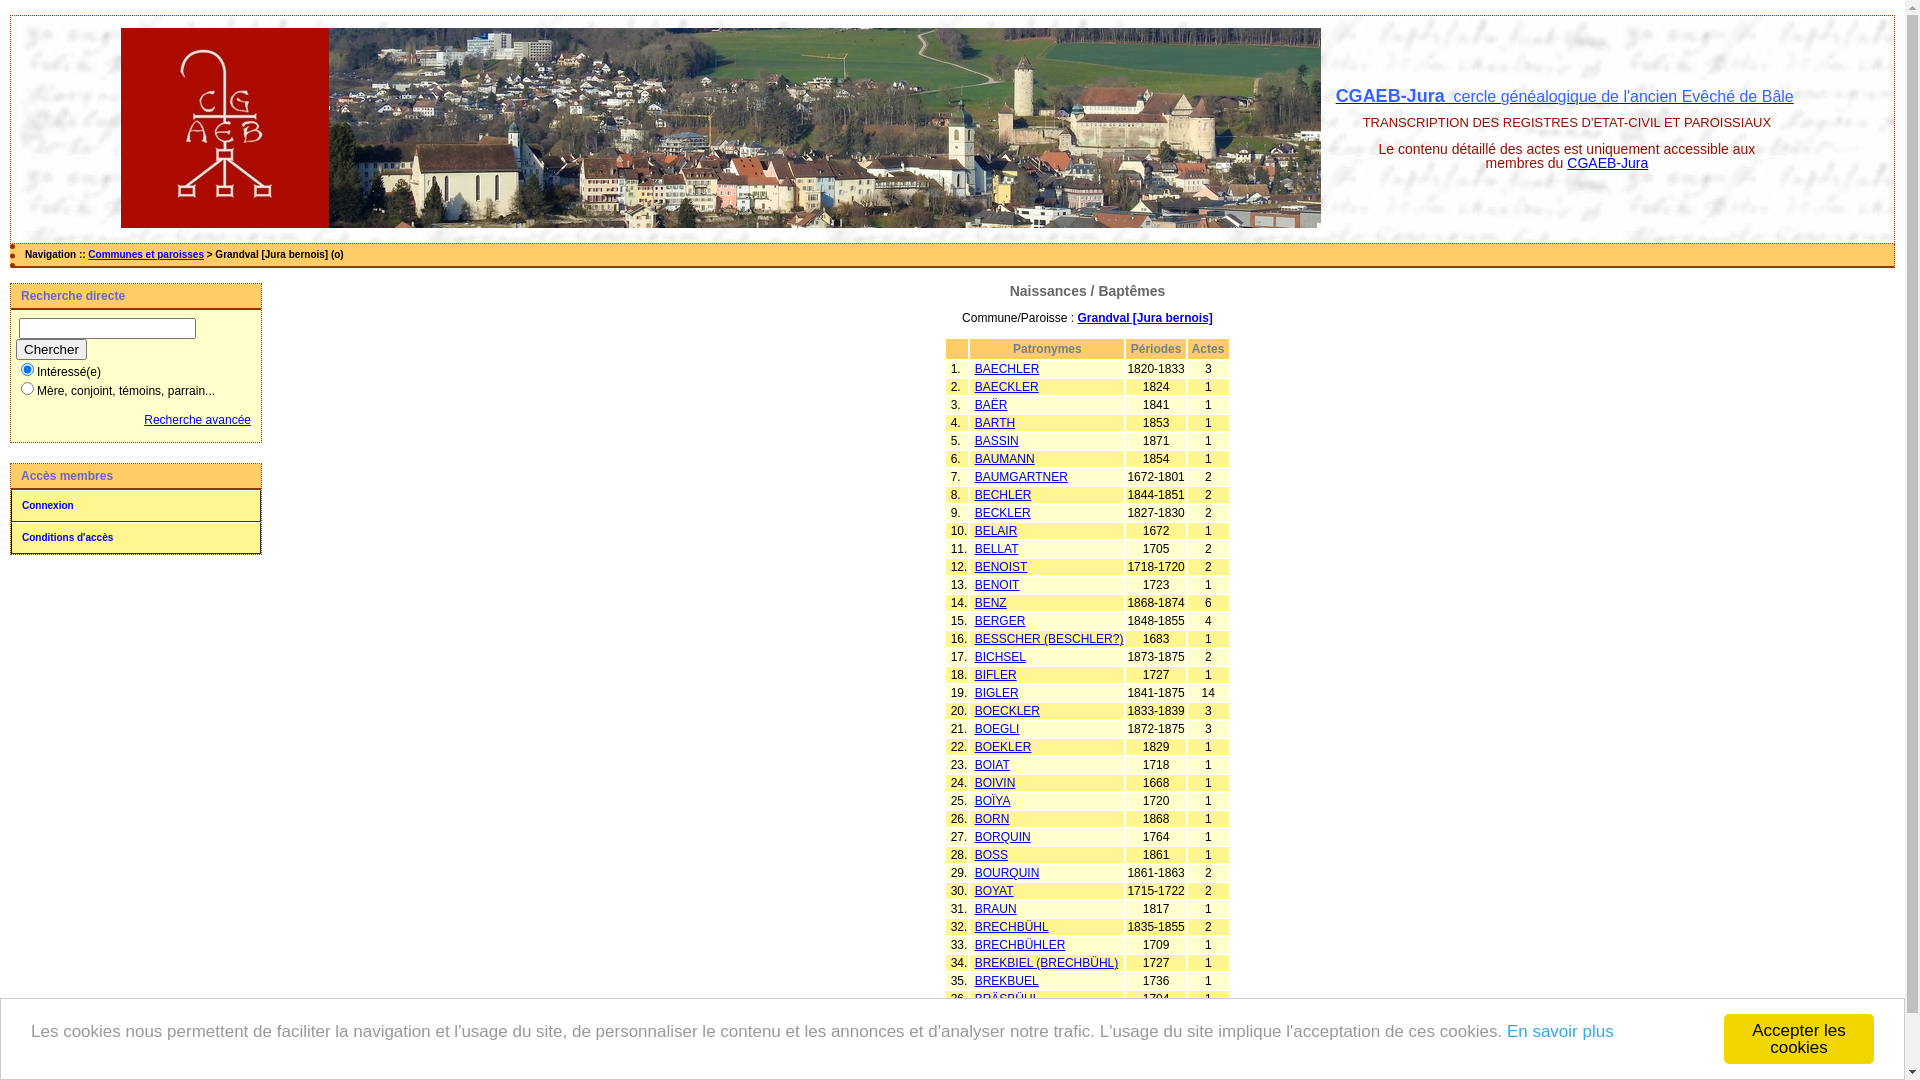 The width and height of the screenshot is (1920, 1080). I want to click on 'BENOIST', so click(1001, 567).